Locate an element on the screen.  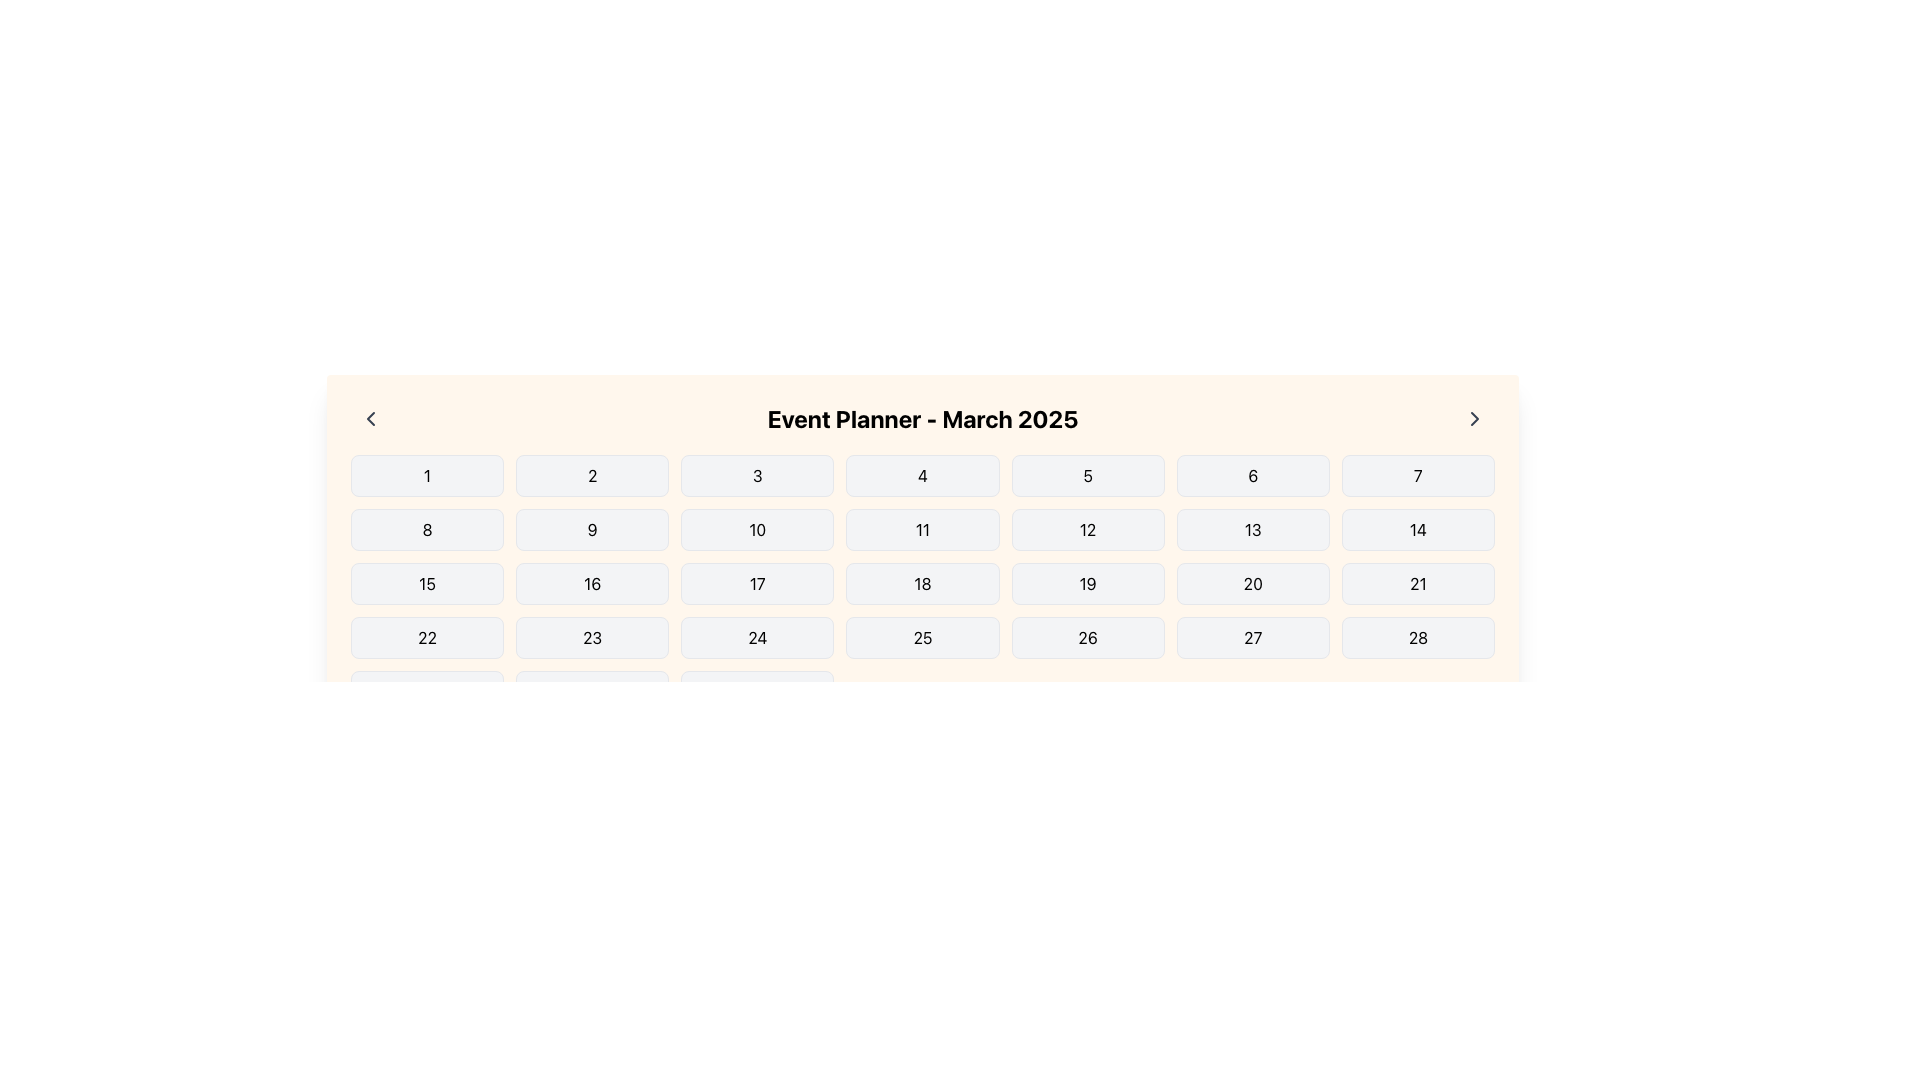
the text element representing the 16th day of the month in the calendar is located at coordinates (591, 583).